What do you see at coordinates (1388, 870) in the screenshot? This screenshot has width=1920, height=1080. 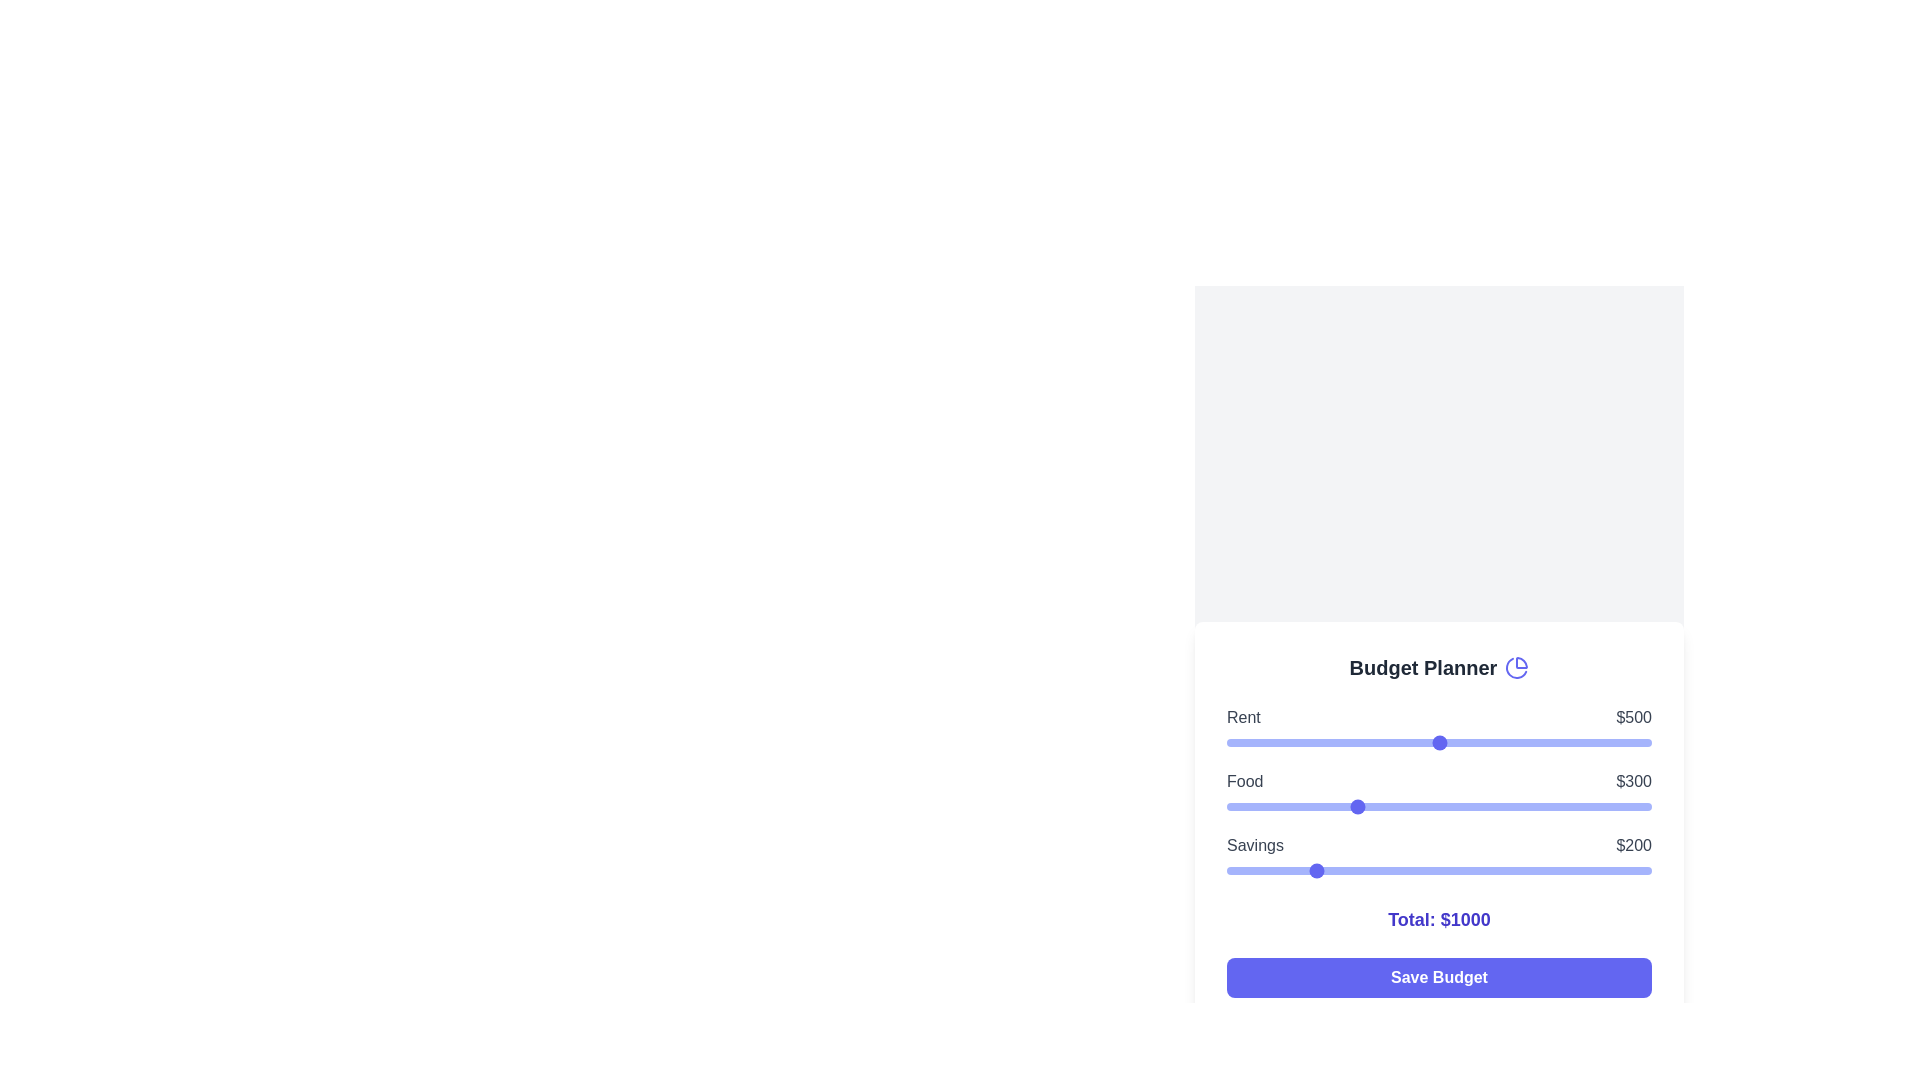 I see `the savings slider to 383` at bounding box center [1388, 870].